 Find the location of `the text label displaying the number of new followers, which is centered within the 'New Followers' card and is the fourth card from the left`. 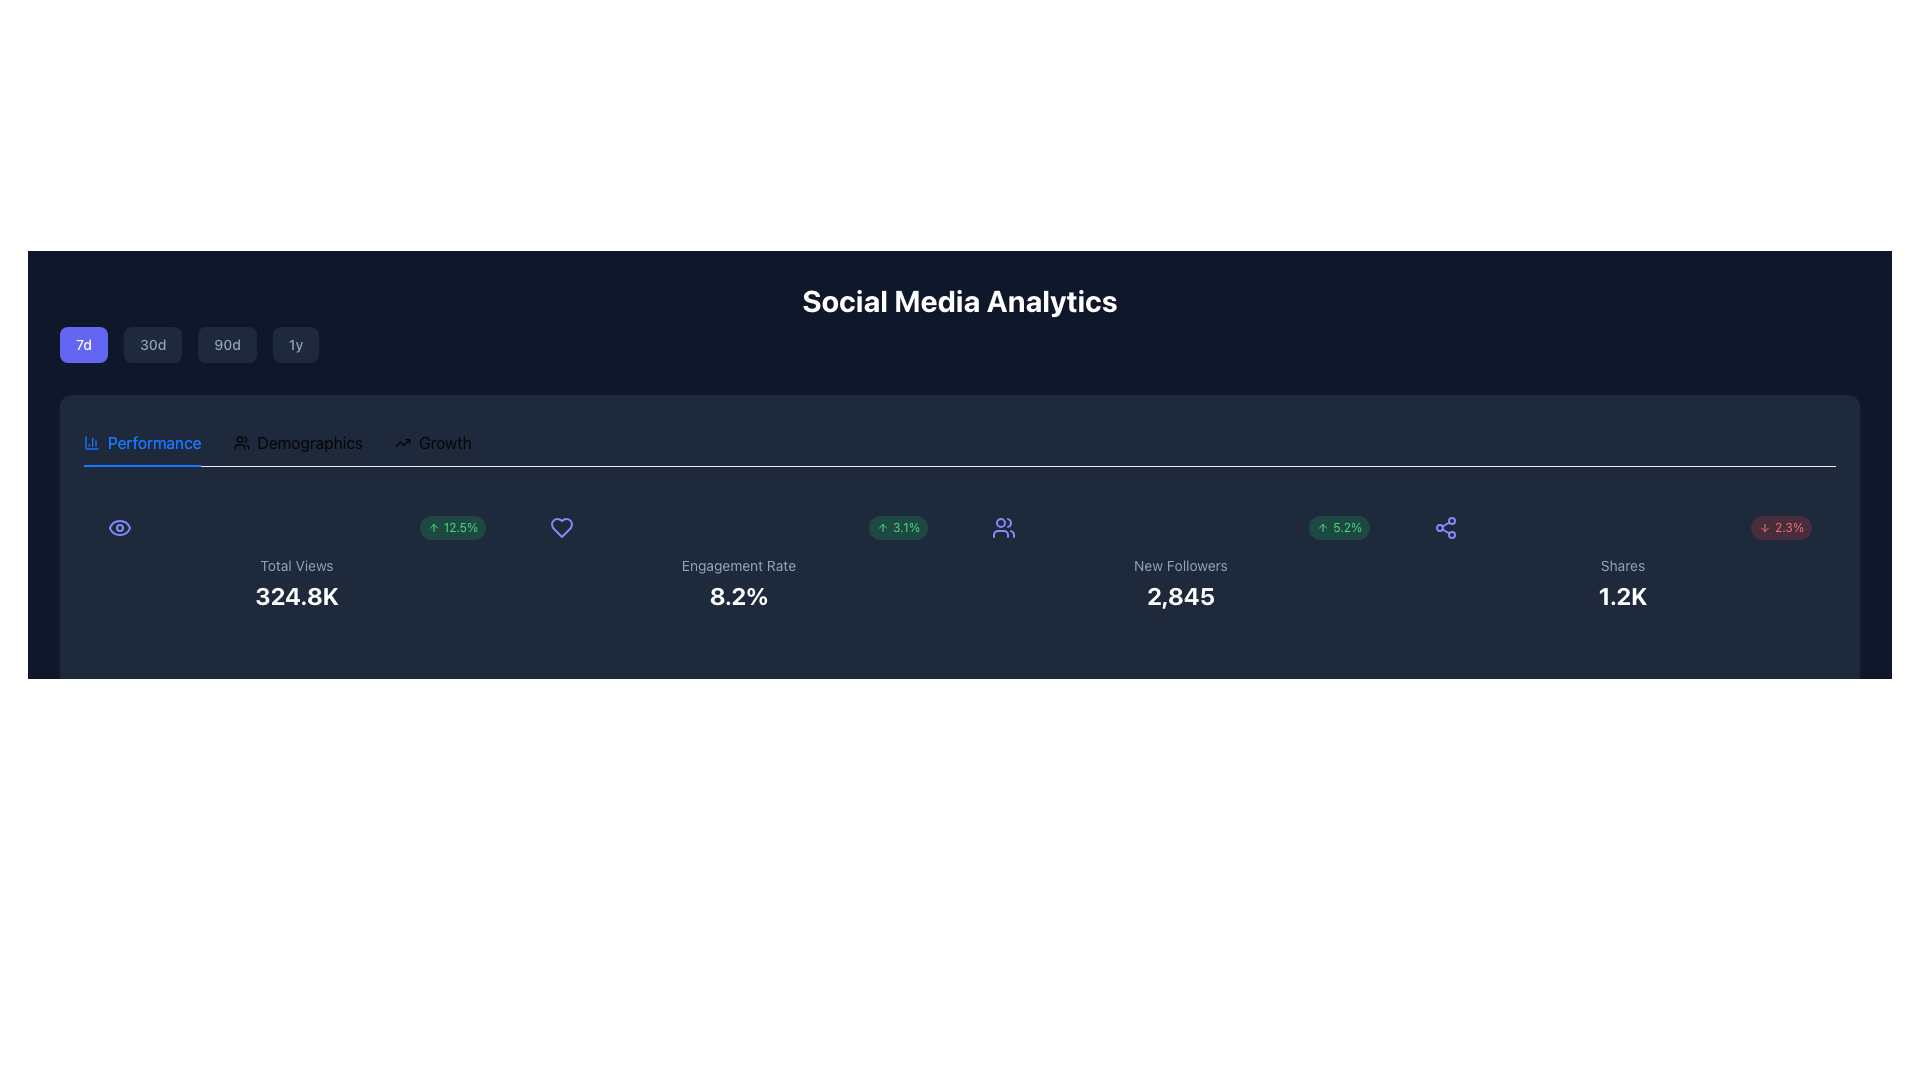

the text label displaying the number of new followers, which is centered within the 'New Followers' card and is the fourth card from the left is located at coordinates (1180, 595).